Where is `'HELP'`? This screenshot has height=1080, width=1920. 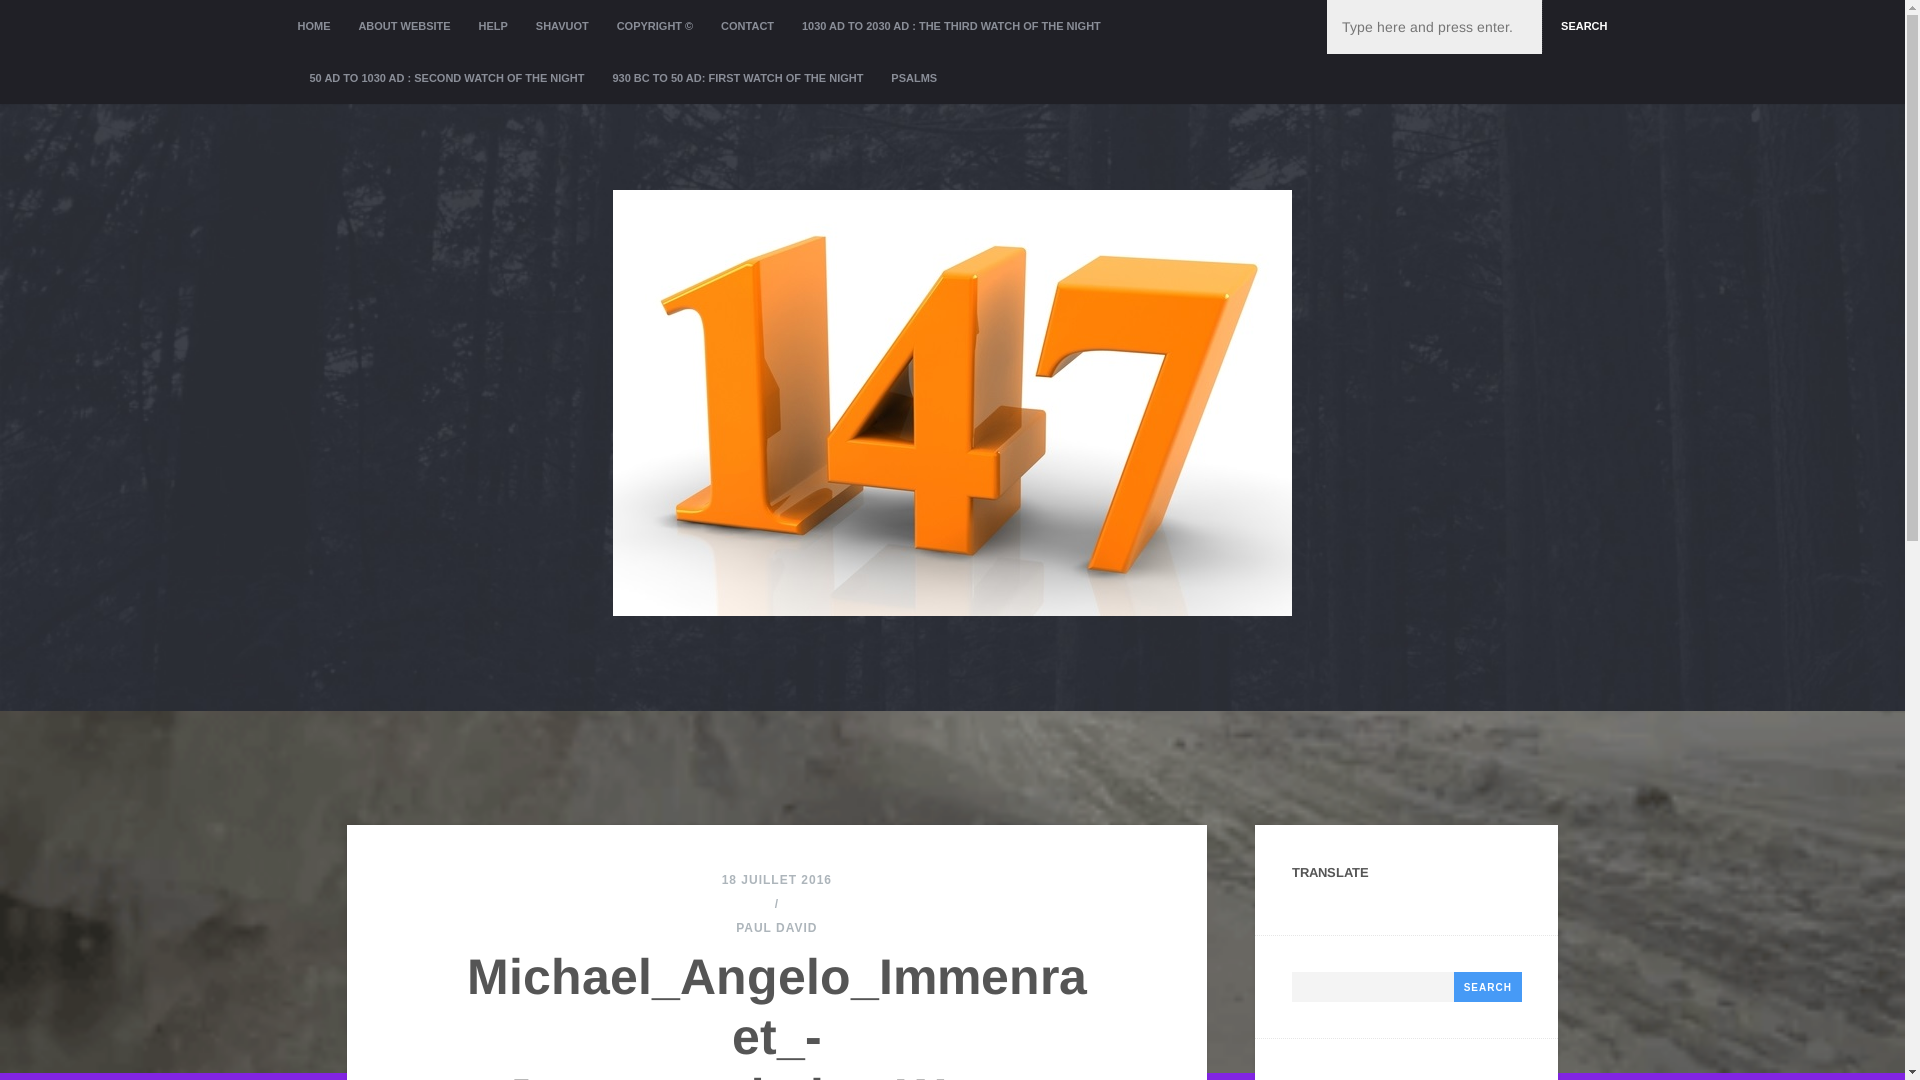
'HELP' is located at coordinates (493, 26).